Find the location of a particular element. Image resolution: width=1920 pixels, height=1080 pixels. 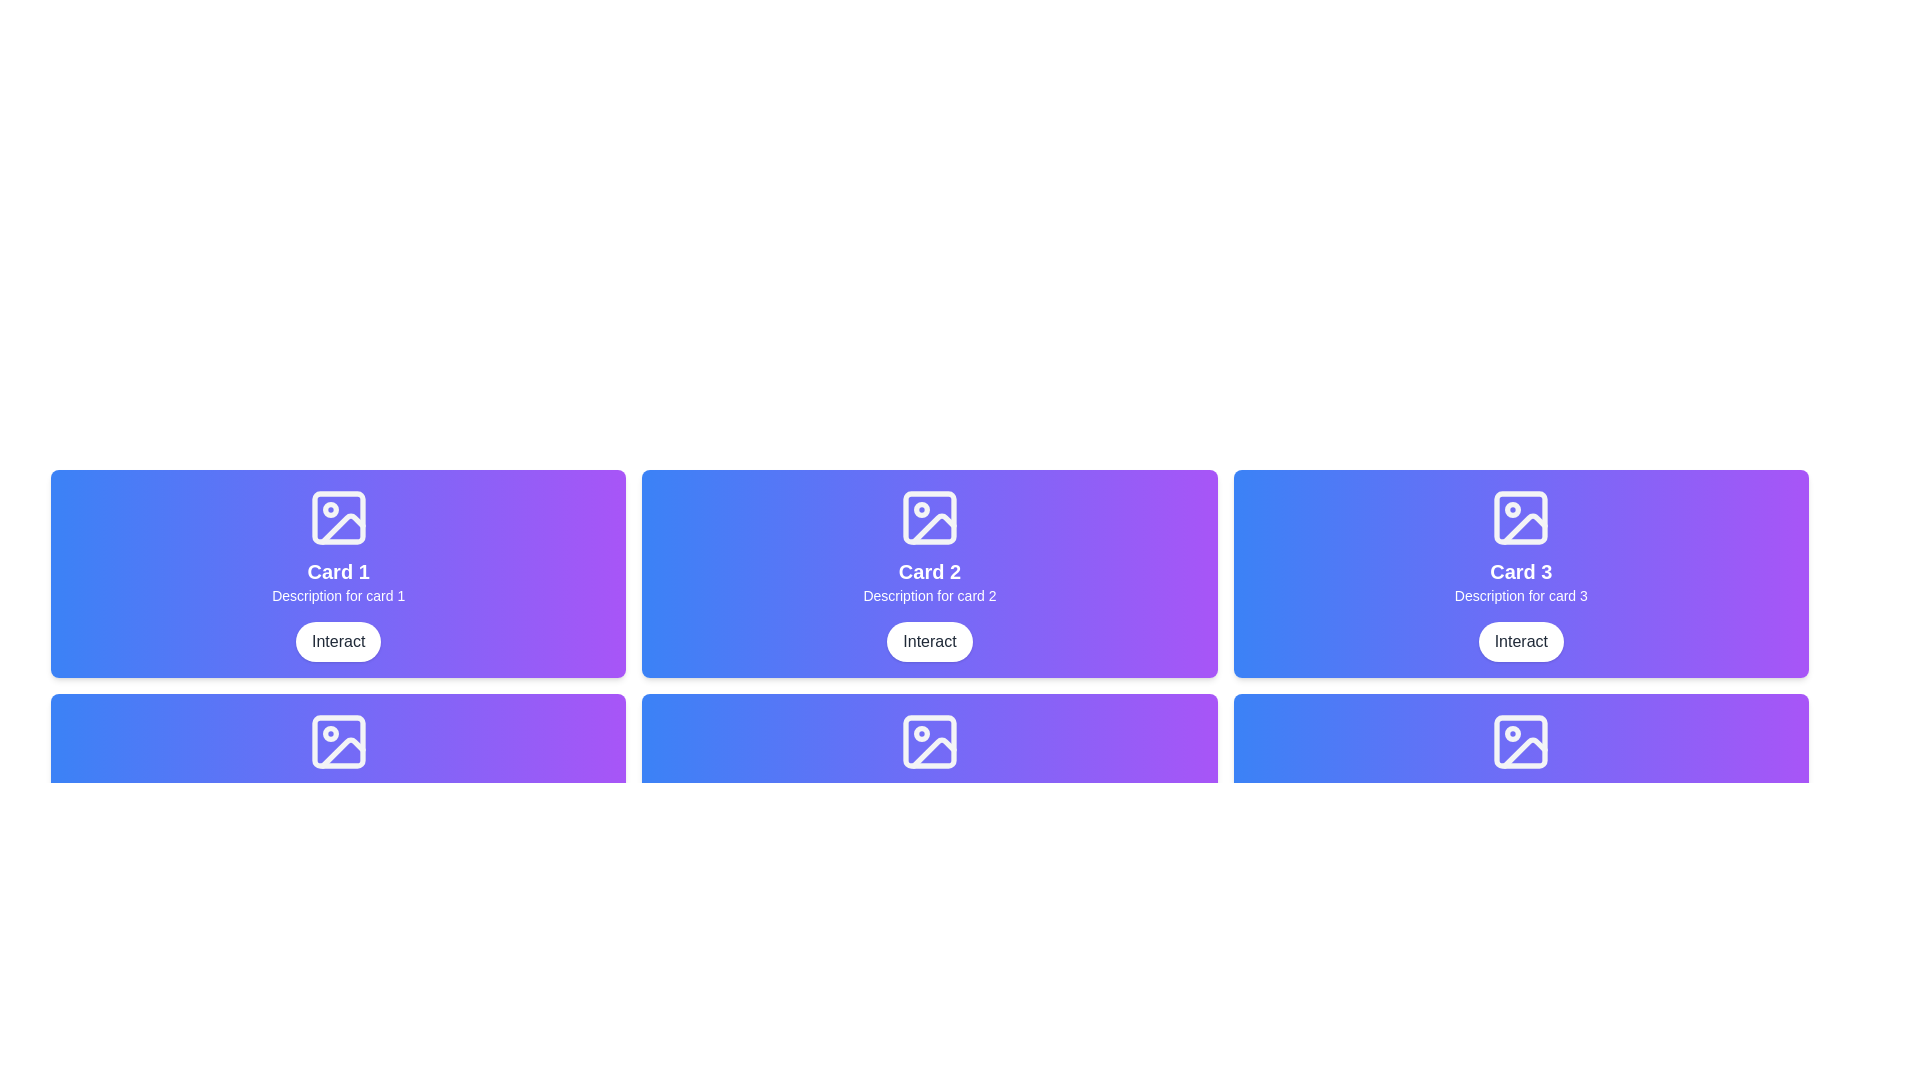

the supplementary text element located below 'Card 3' within the card labeled 'Card 3' on the right side of a three-card layout is located at coordinates (1520, 595).